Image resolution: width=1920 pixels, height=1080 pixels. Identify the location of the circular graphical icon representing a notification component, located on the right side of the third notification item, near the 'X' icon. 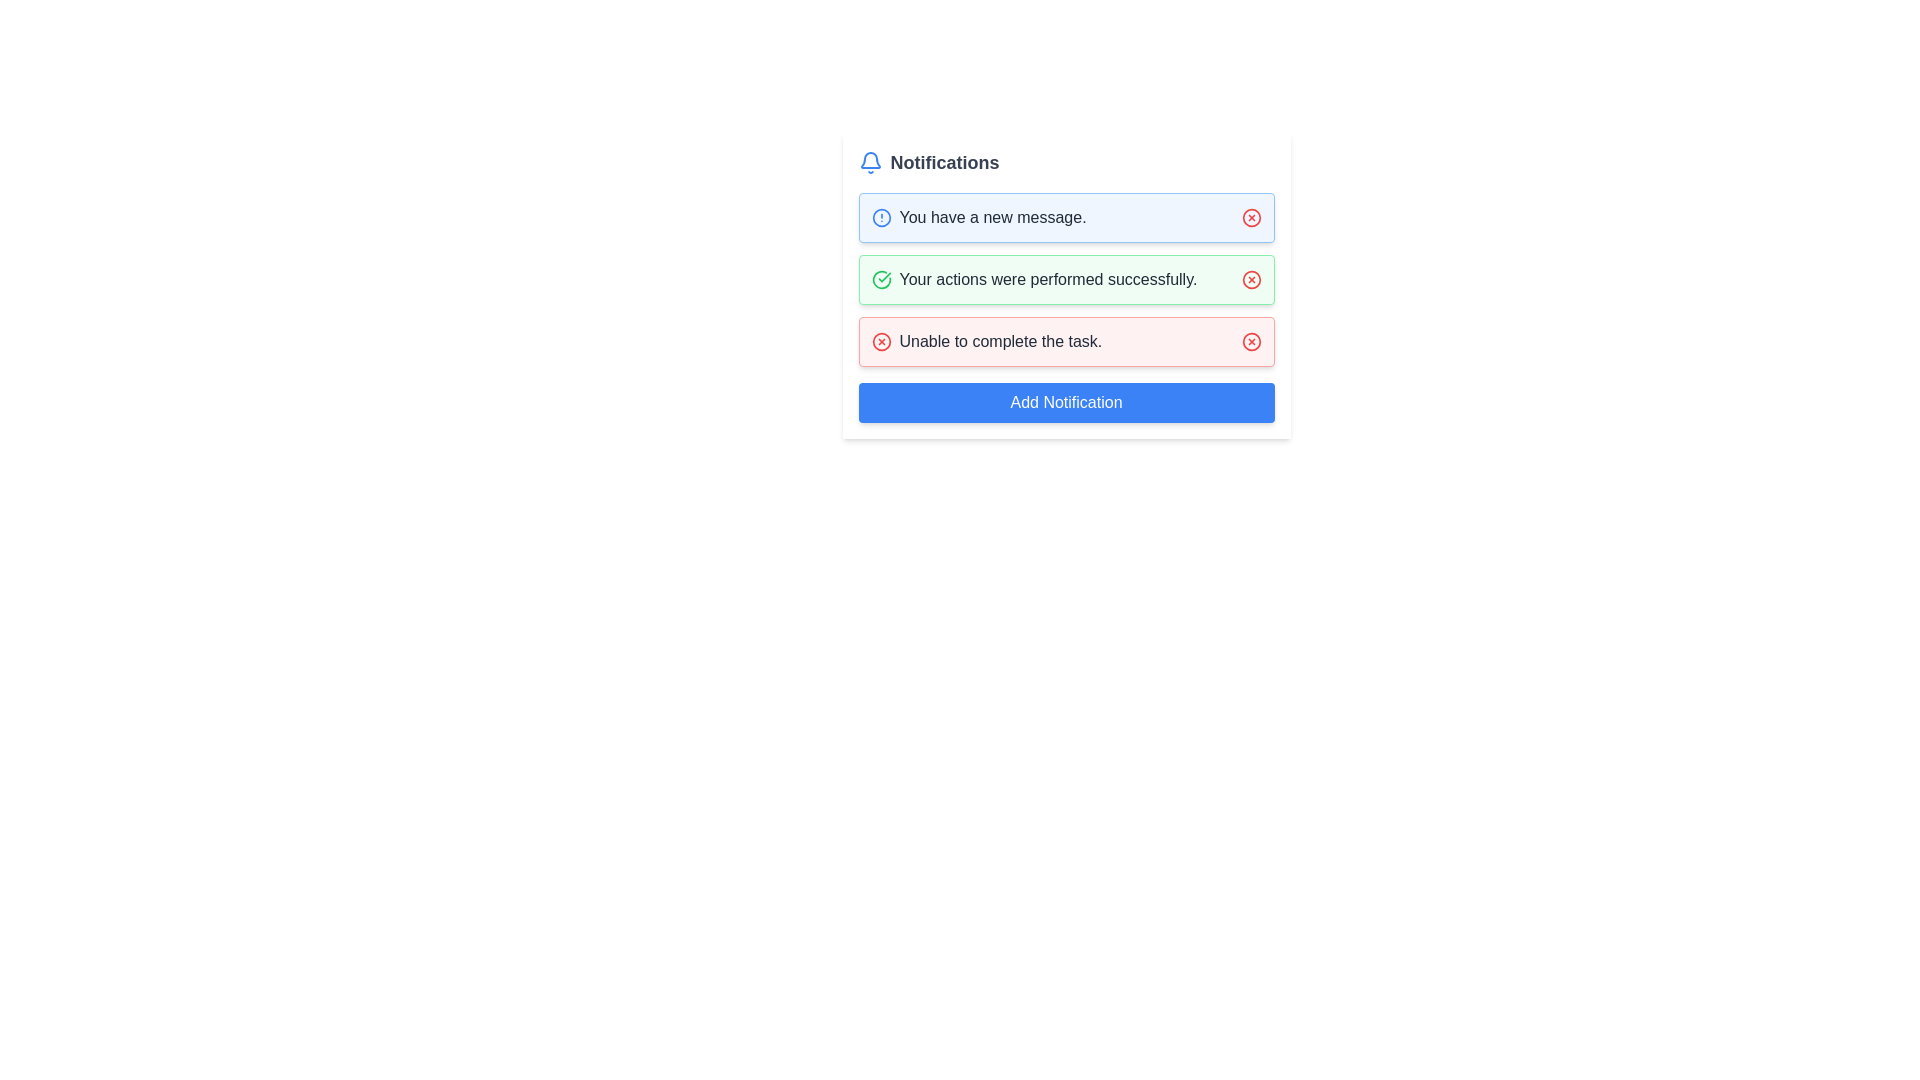
(1250, 341).